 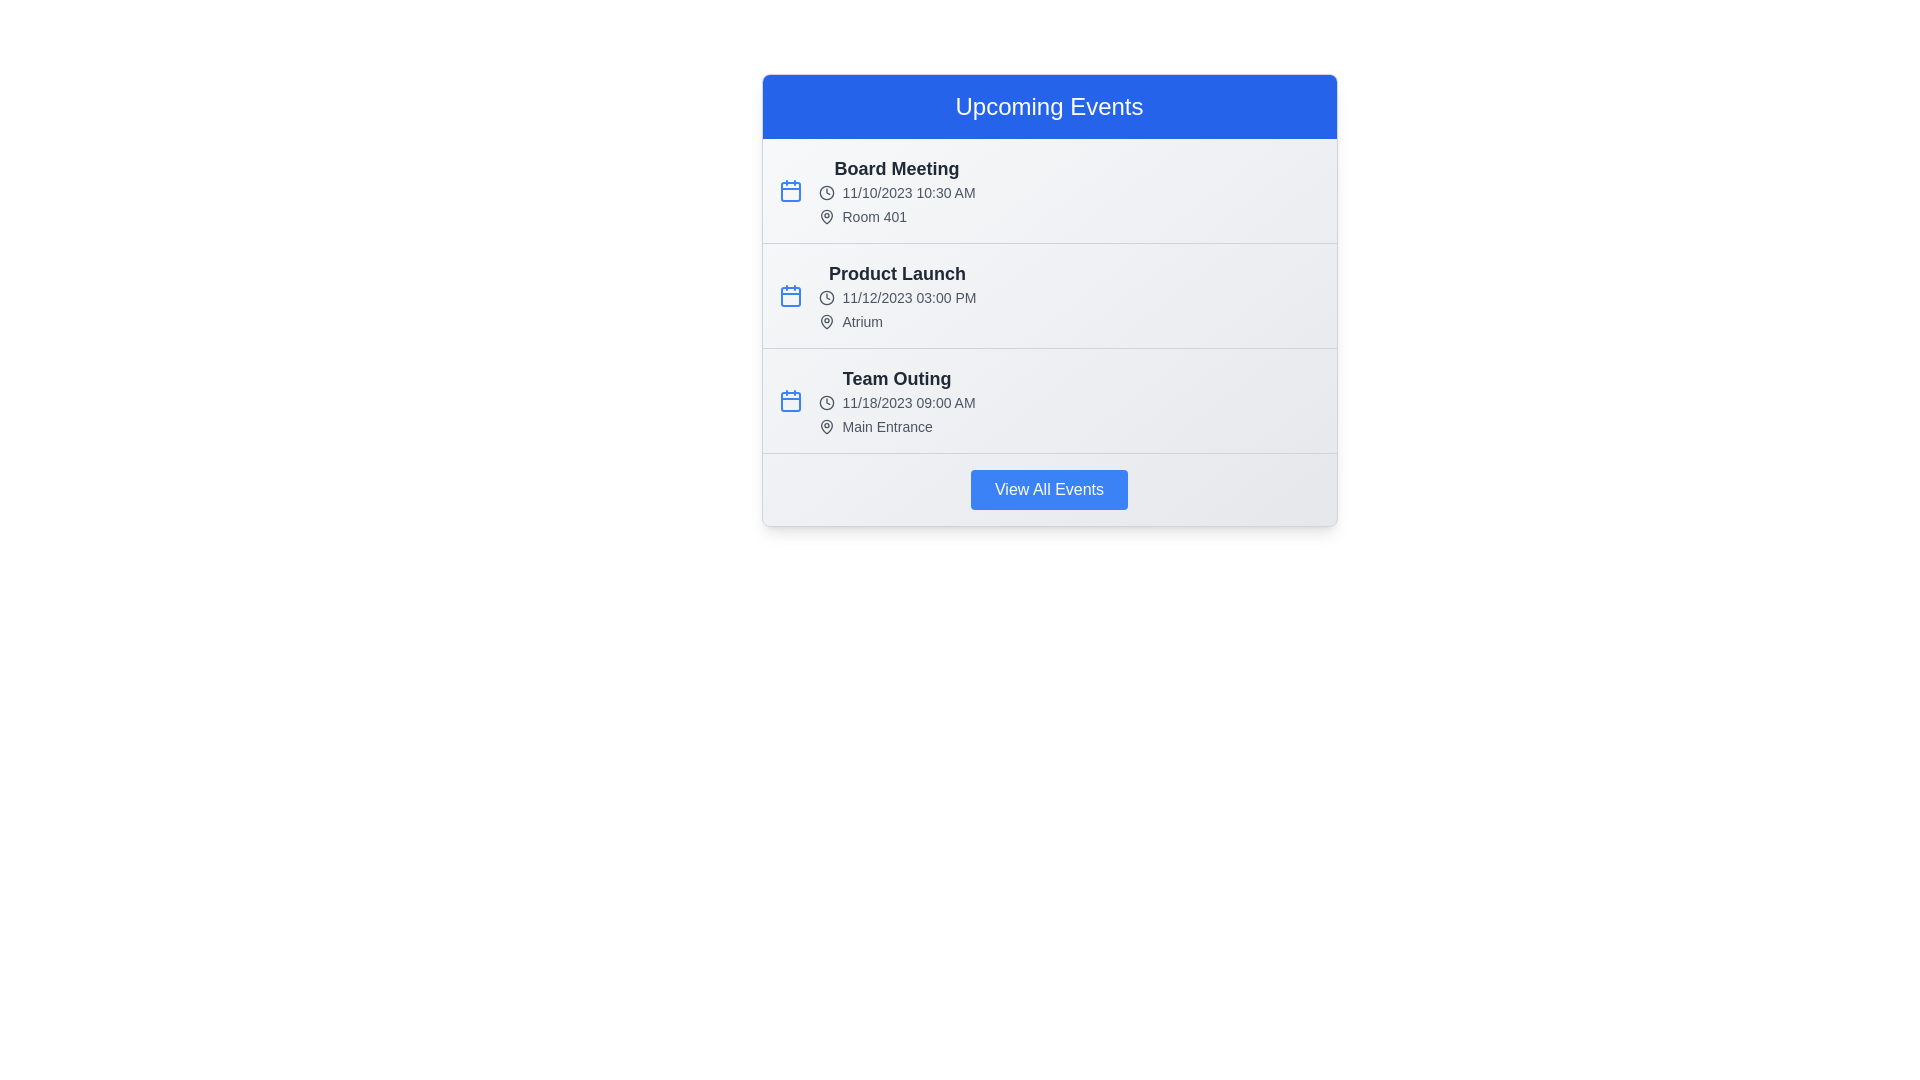 I want to click on text label that displays 'Team Outing', which is styled in bold, large font and dark gray color, located in the third list item of the 'Upcoming Events' section, so click(x=896, y=378).